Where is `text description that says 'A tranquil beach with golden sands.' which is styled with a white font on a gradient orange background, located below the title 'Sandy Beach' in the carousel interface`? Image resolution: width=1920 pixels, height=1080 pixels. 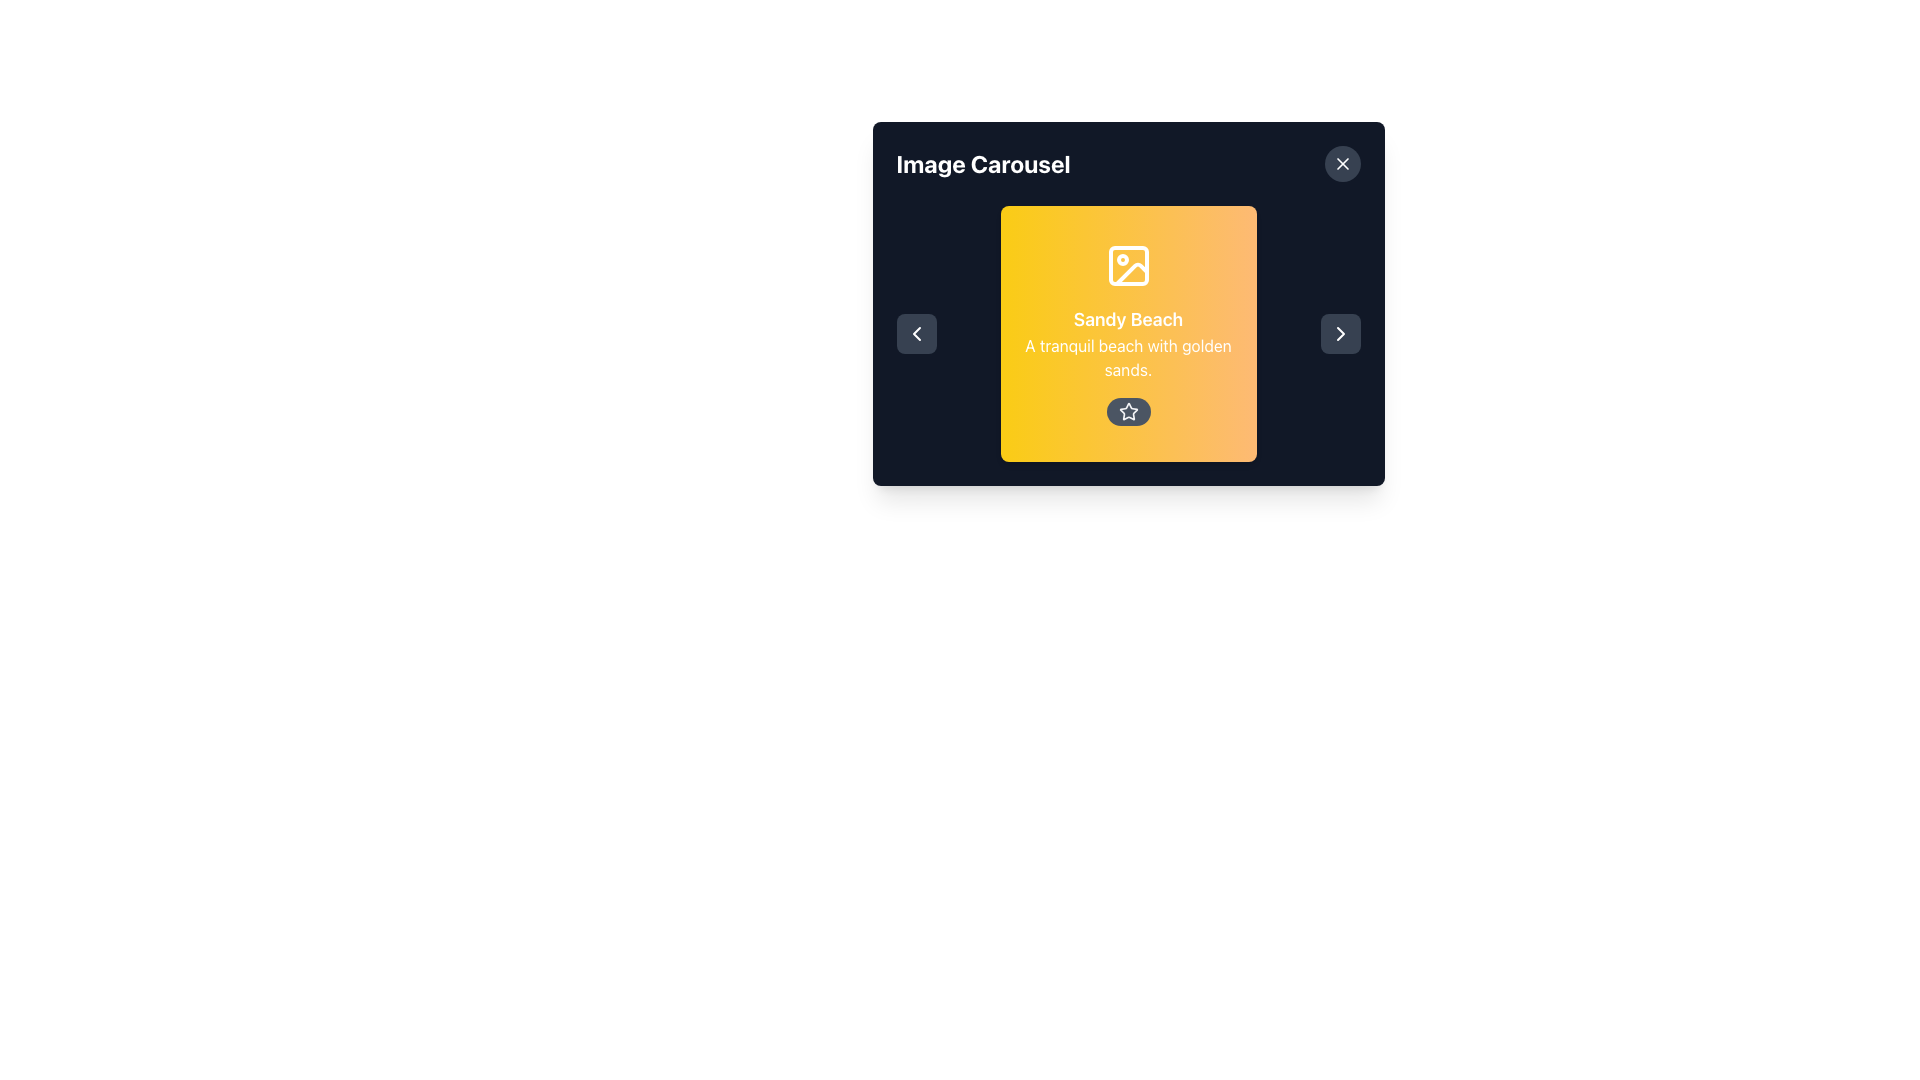 text description that says 'A tranquil beach with golden sands.' which is styled with a white font on a gradient orange background, located below the title 'Sandy Beach' in the carousel interface is located at coordinates (1128, 357).